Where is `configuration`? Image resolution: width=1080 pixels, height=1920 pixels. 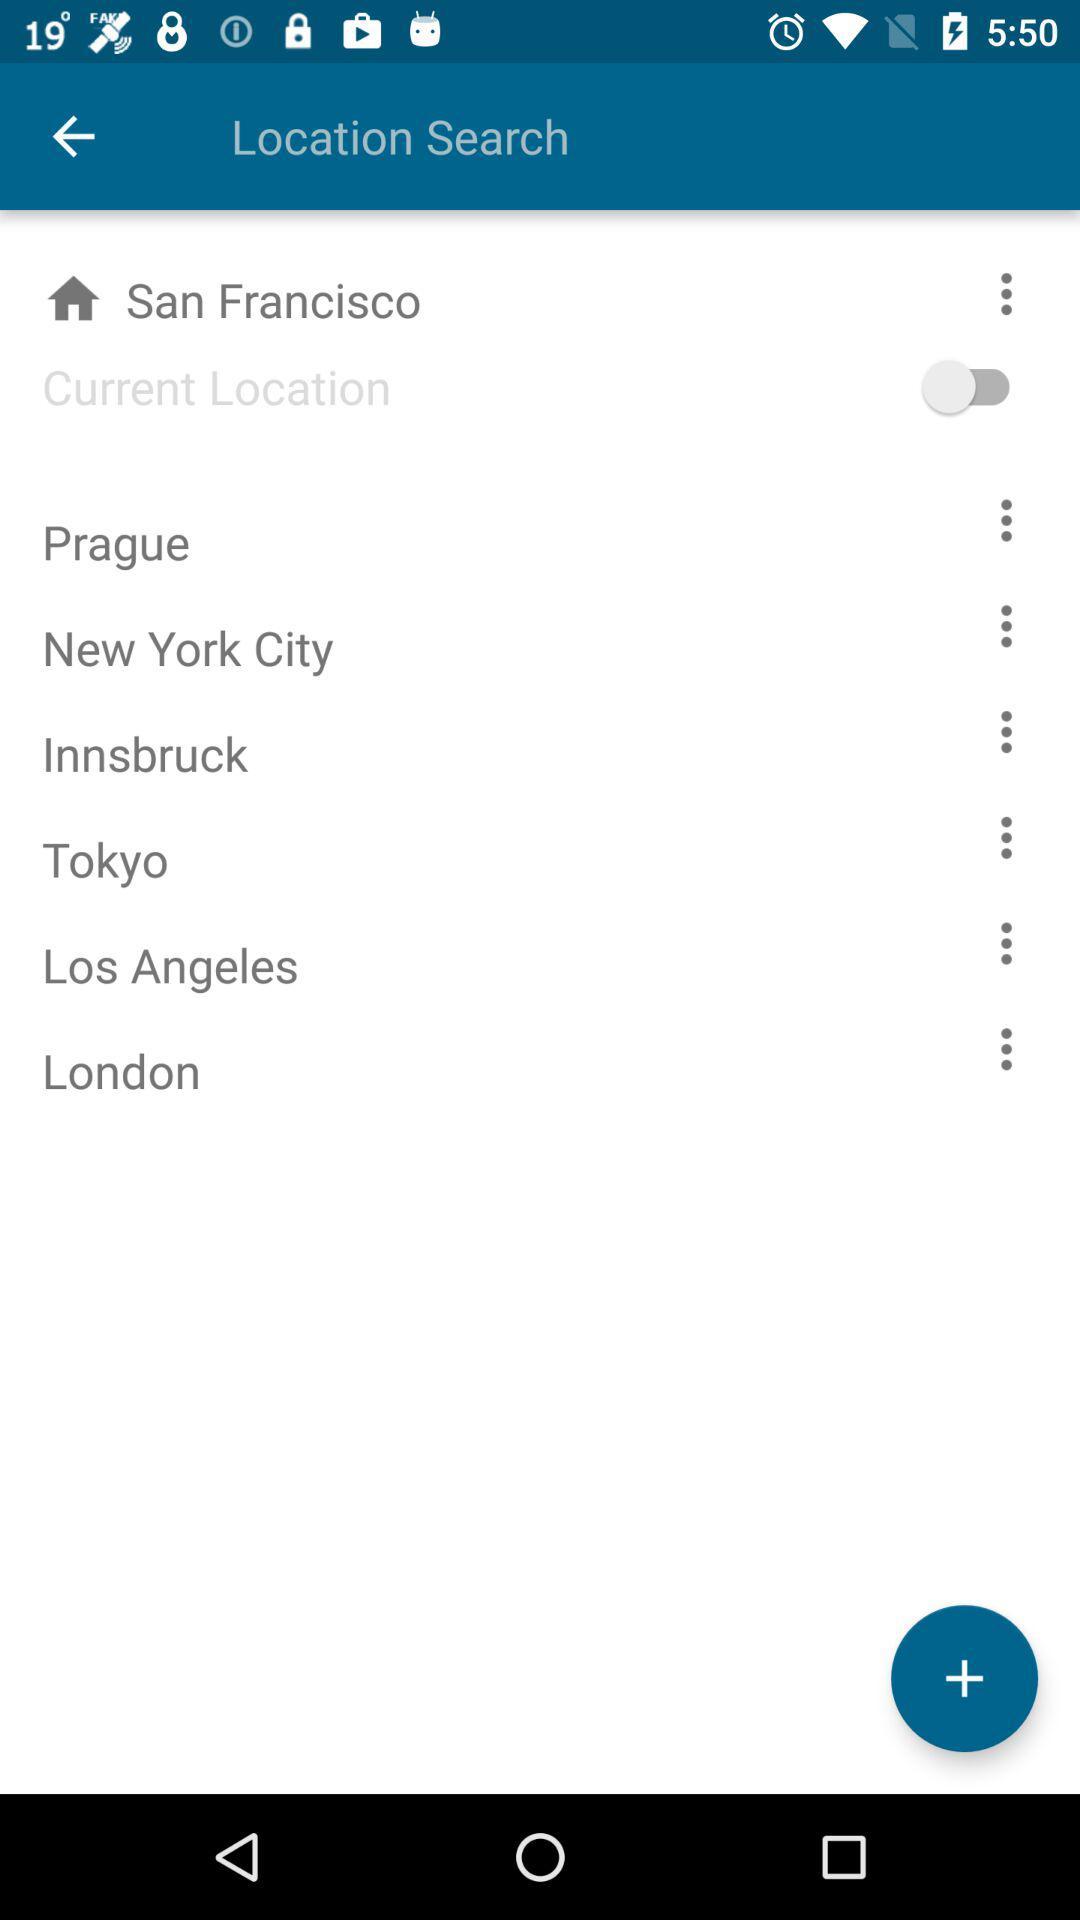 configuration is located at coordinates (1006, 942).